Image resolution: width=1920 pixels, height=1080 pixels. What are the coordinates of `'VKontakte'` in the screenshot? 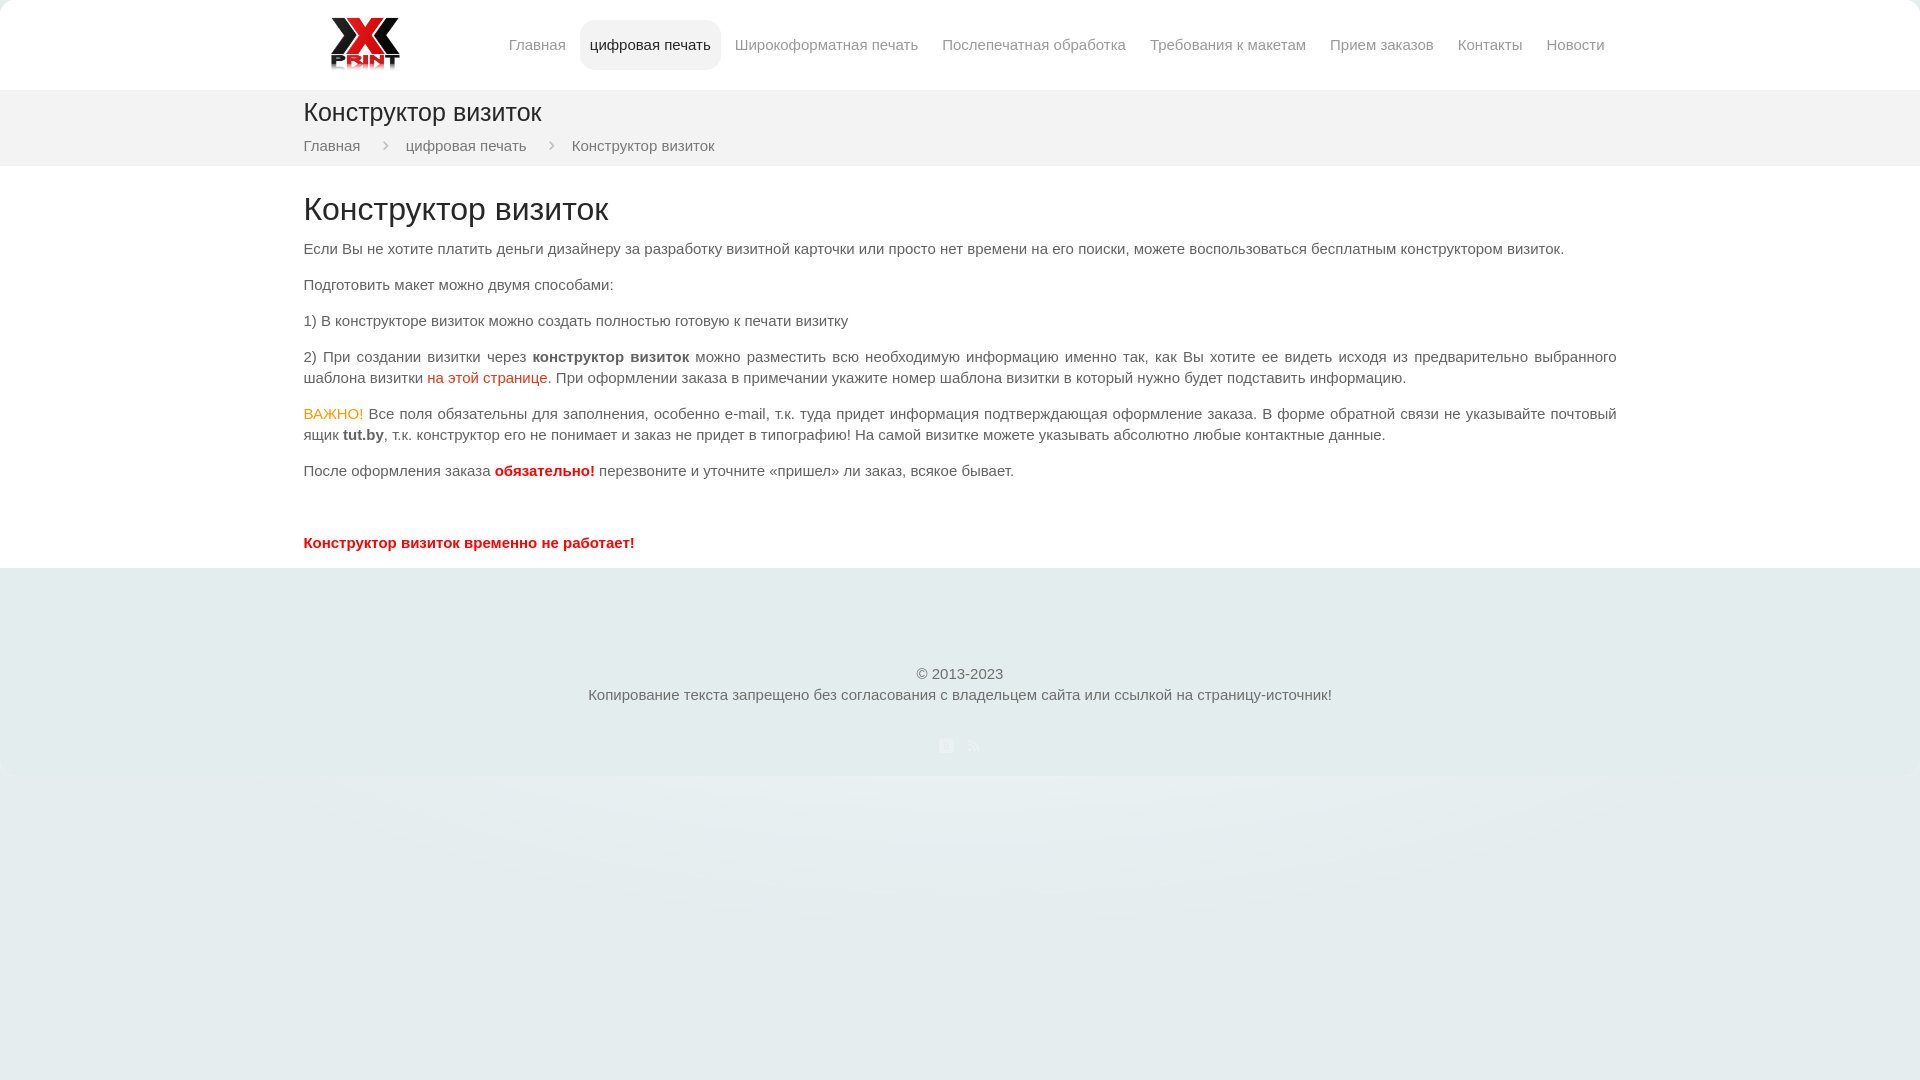 It's located at (945, 745).